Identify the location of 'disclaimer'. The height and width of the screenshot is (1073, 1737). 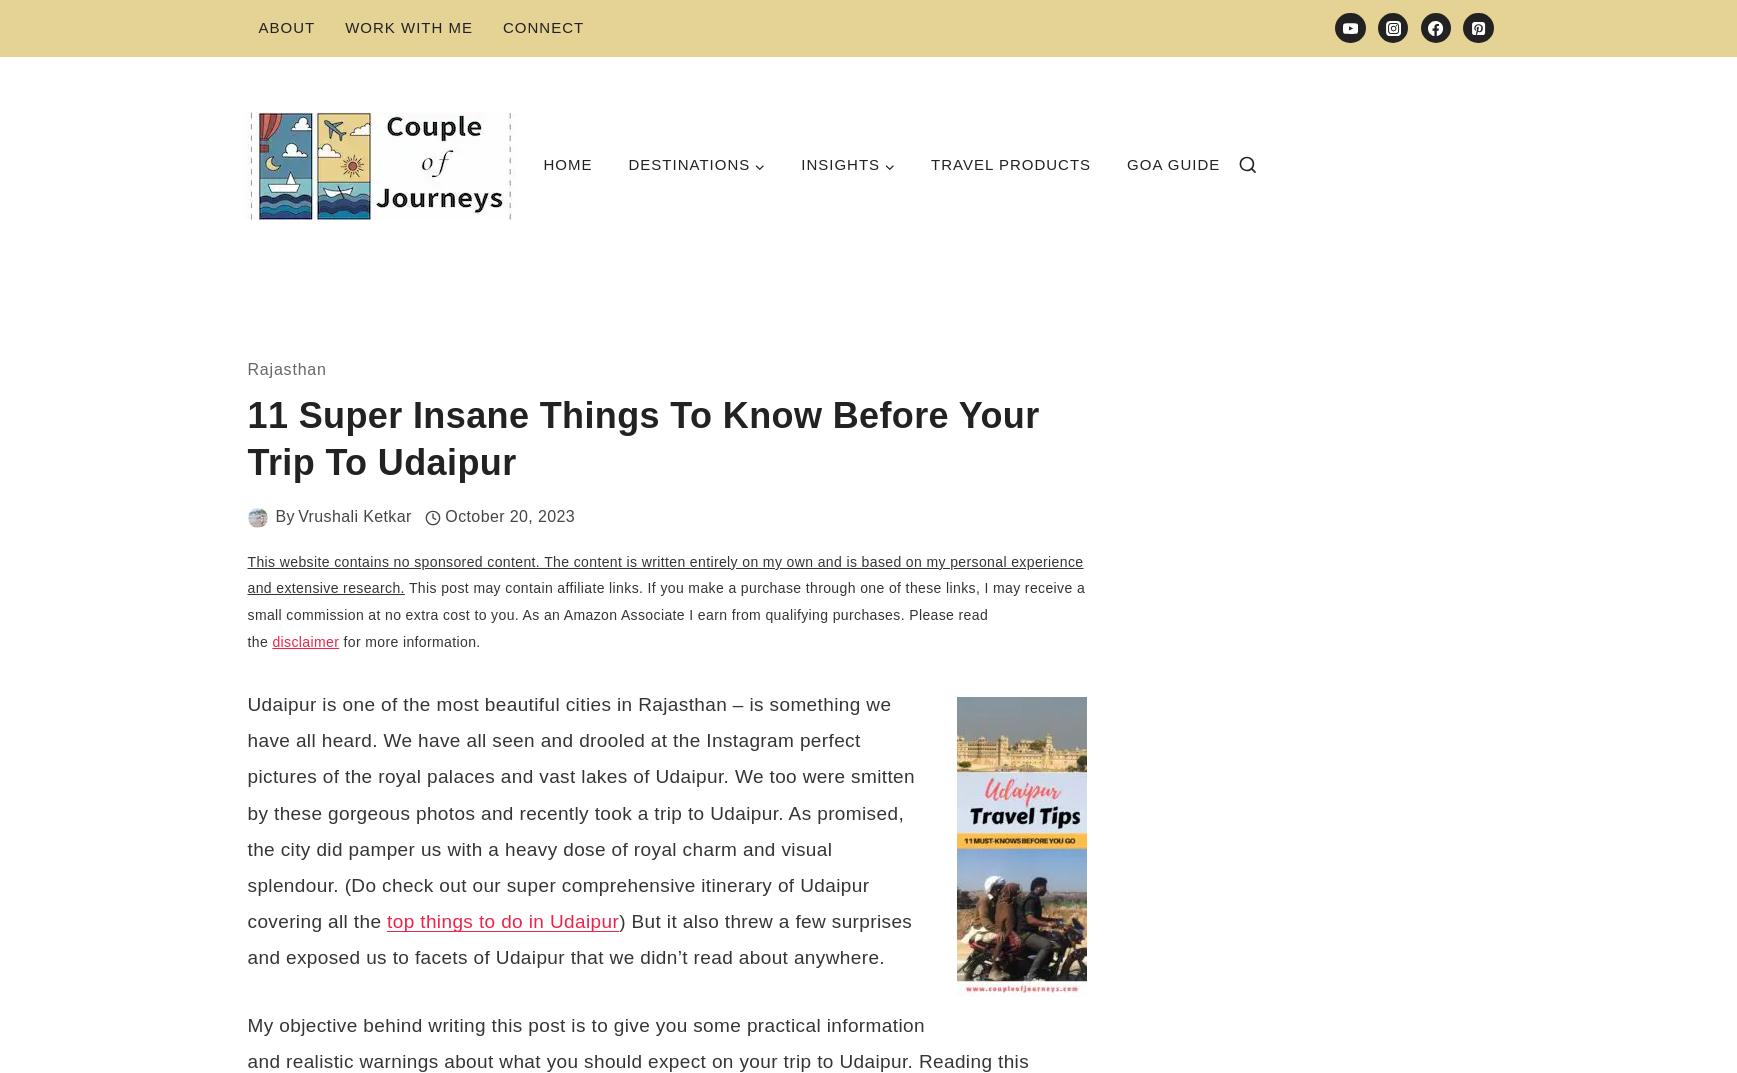
(271, 640).